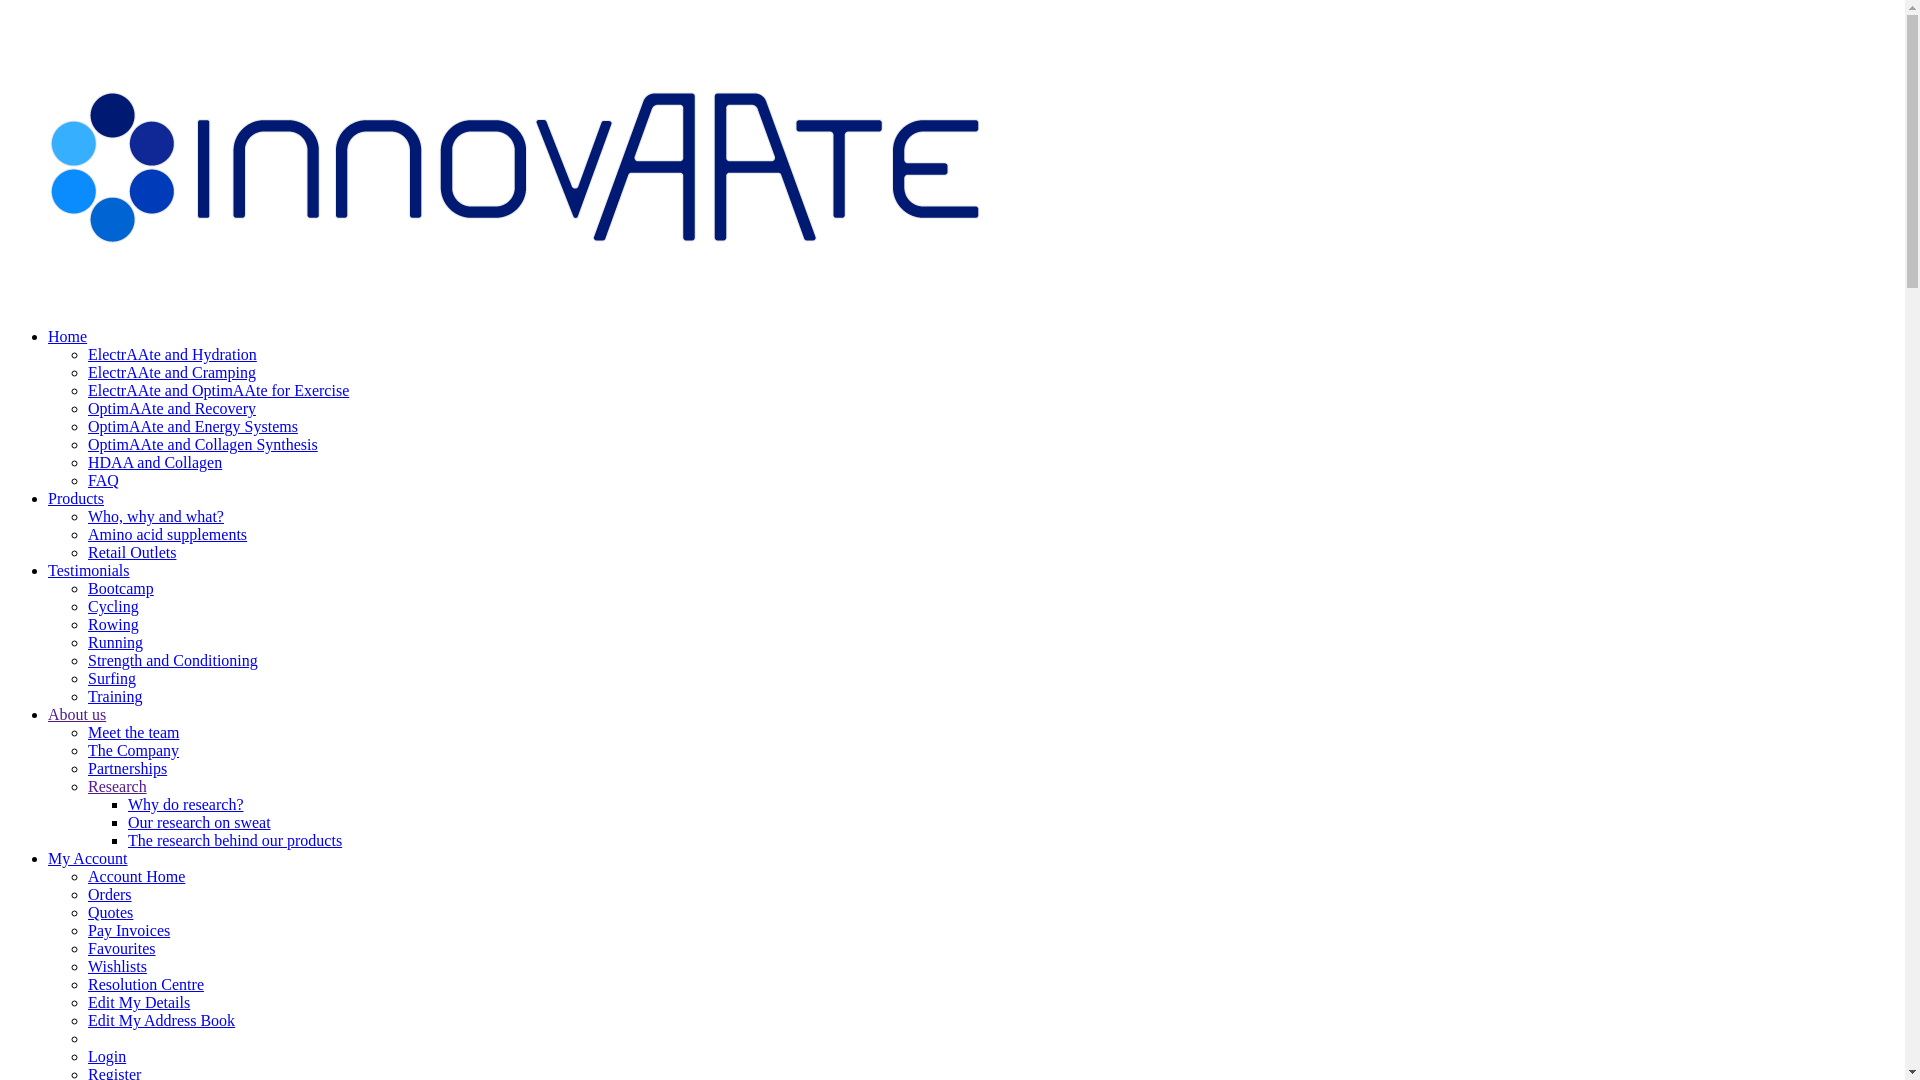  Describe the element at coordinates (48, 570) in the screenshot. I see `'Testimonials'` at that location.